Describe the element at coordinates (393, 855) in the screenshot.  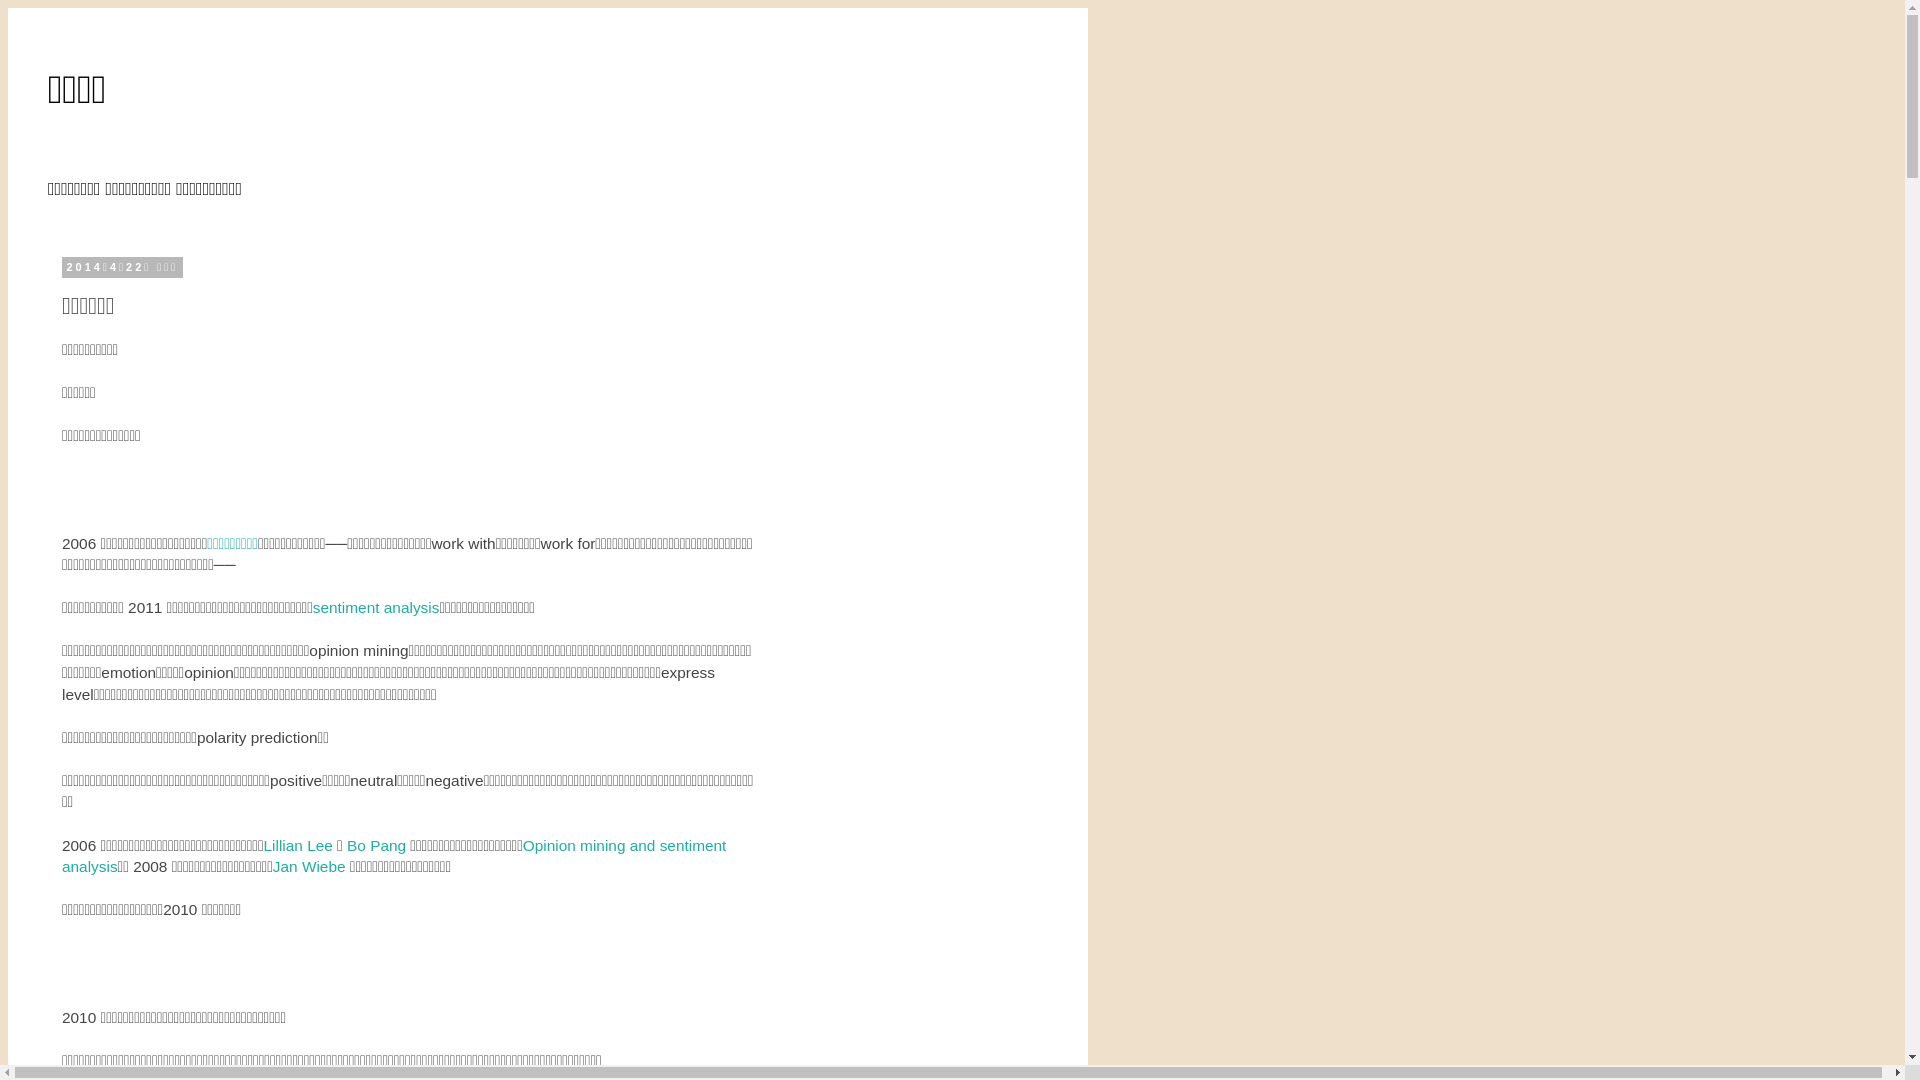
I see `'Opinion mining and sentiment analysis'` at that location.